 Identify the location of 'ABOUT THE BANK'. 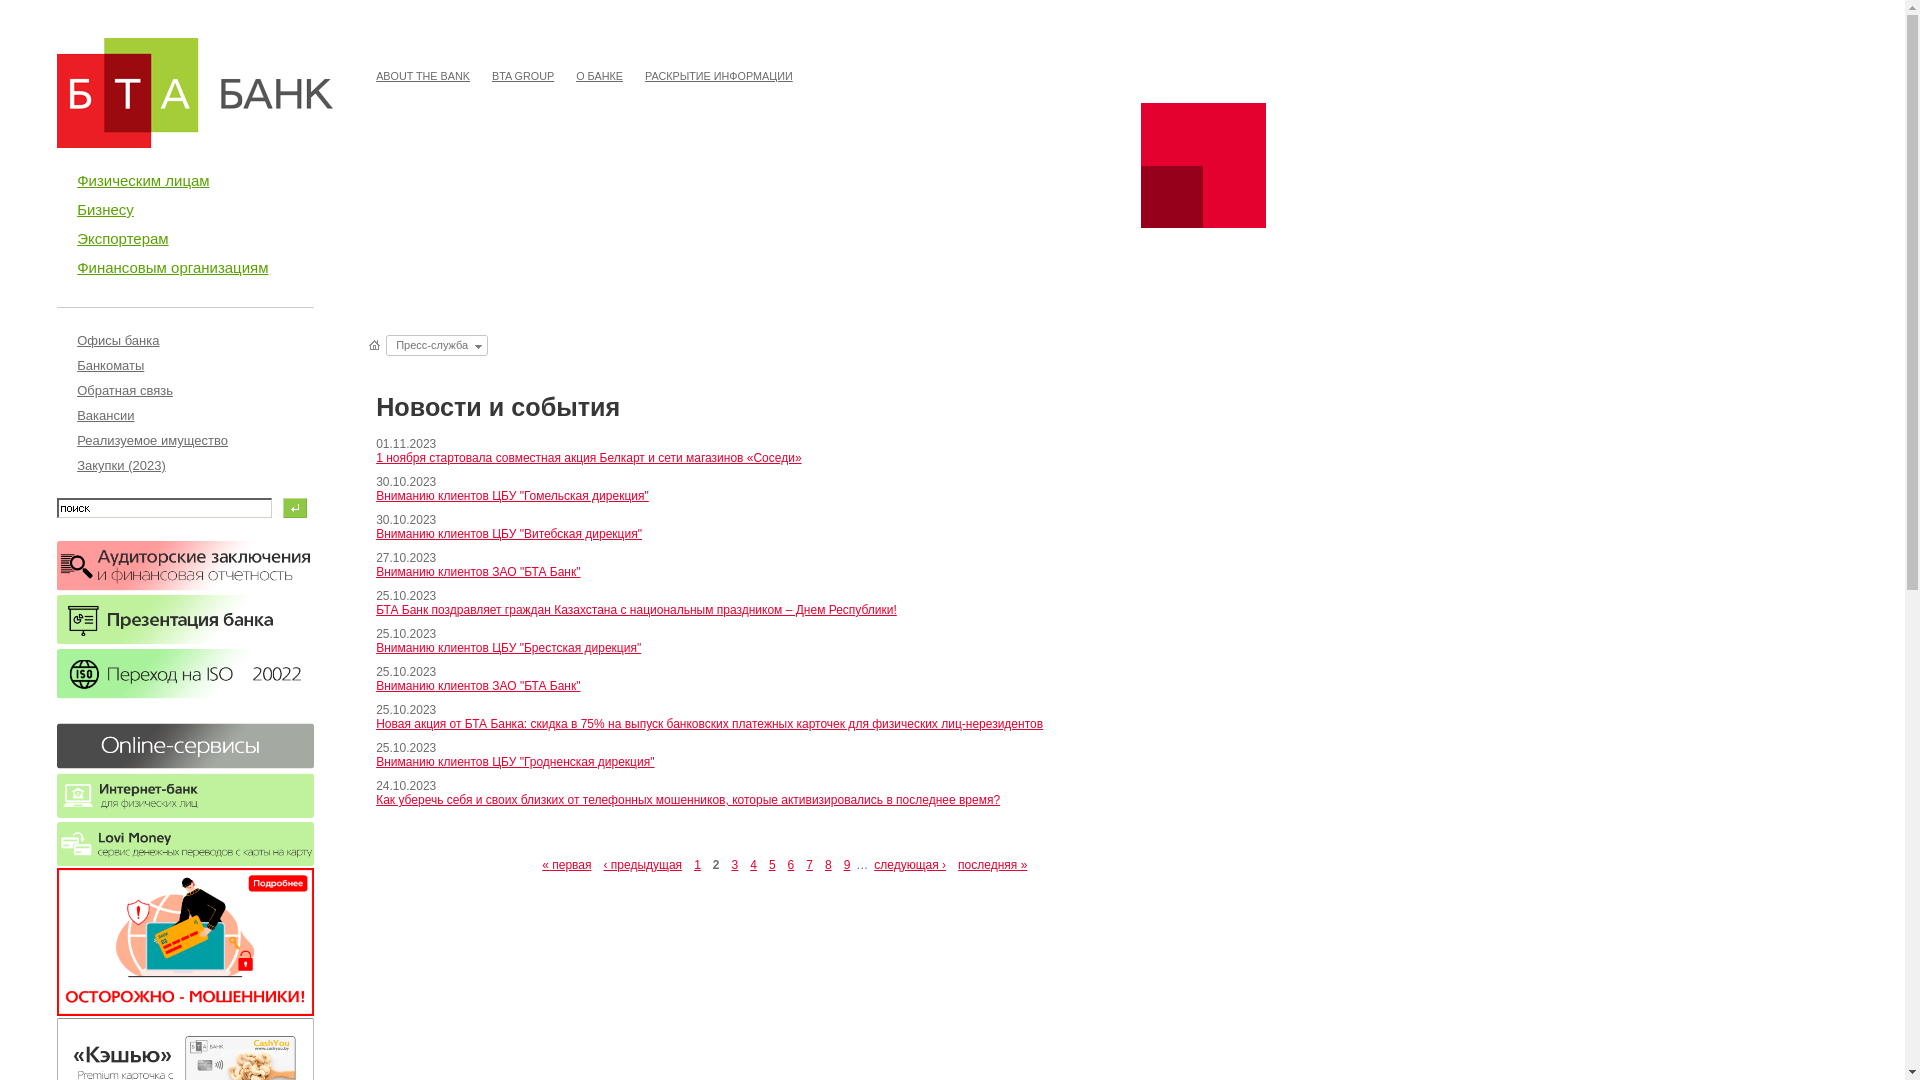
(421, 75).